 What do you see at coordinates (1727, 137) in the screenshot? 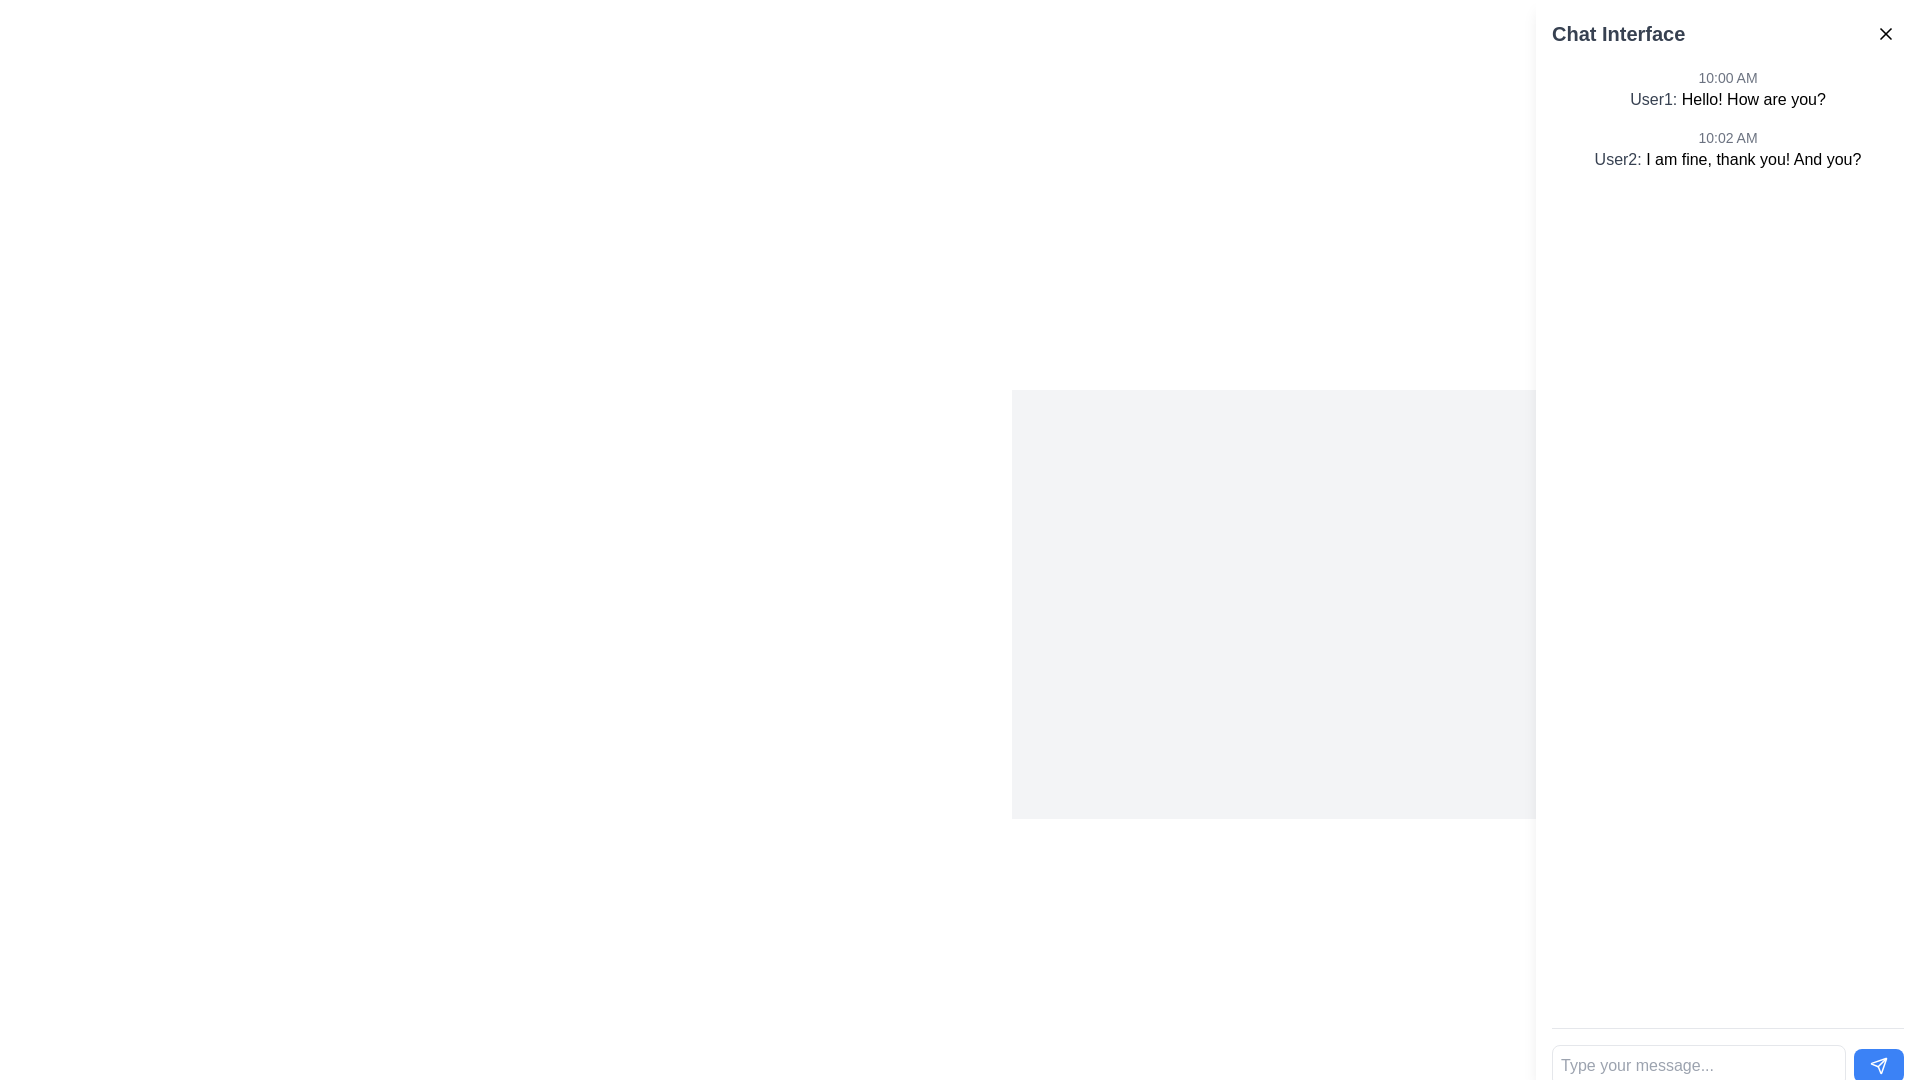
I see `the timestamp text label indicating the time the message was sent by User2, located above the message 'I am fine, thank you! And you?'` at bounding box center [1727, 137].